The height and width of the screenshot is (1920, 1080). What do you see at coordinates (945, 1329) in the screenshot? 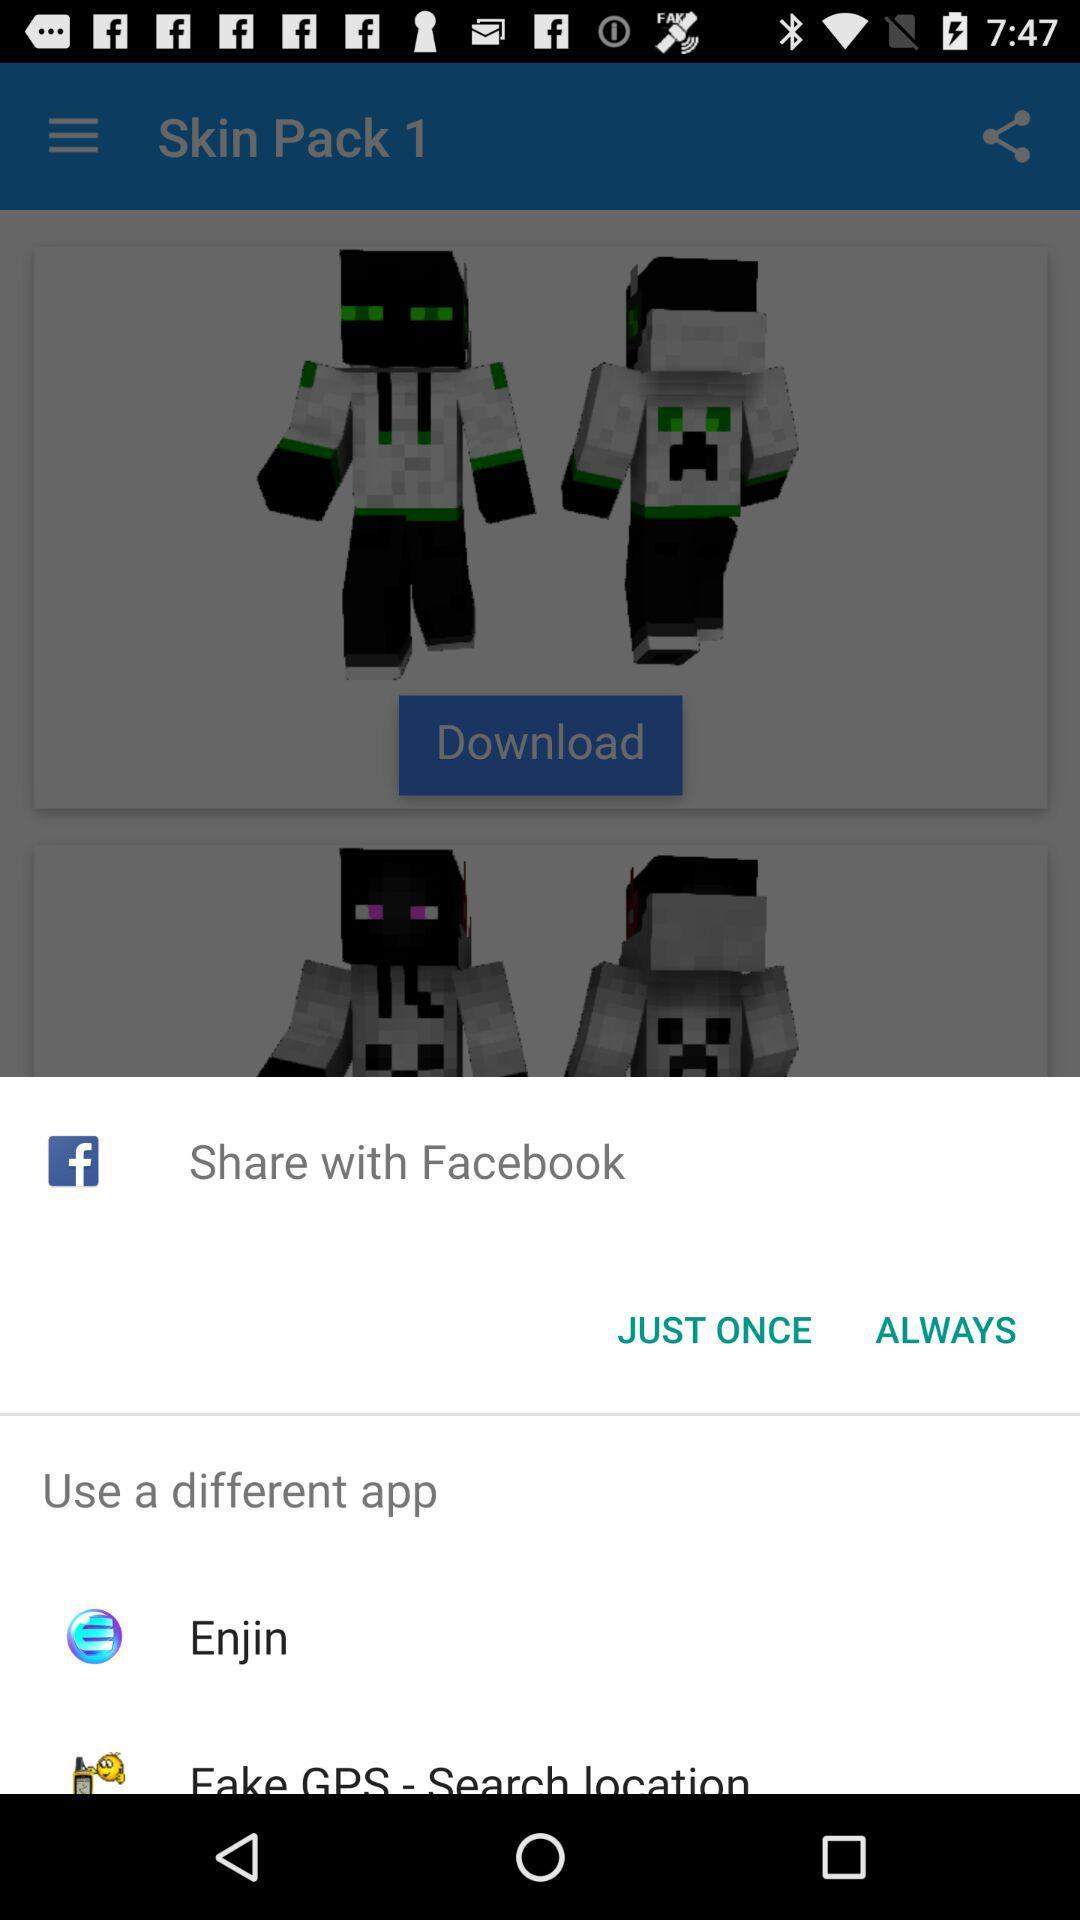
I see `button to the right of just once button` at bounding box center [945, 1329].